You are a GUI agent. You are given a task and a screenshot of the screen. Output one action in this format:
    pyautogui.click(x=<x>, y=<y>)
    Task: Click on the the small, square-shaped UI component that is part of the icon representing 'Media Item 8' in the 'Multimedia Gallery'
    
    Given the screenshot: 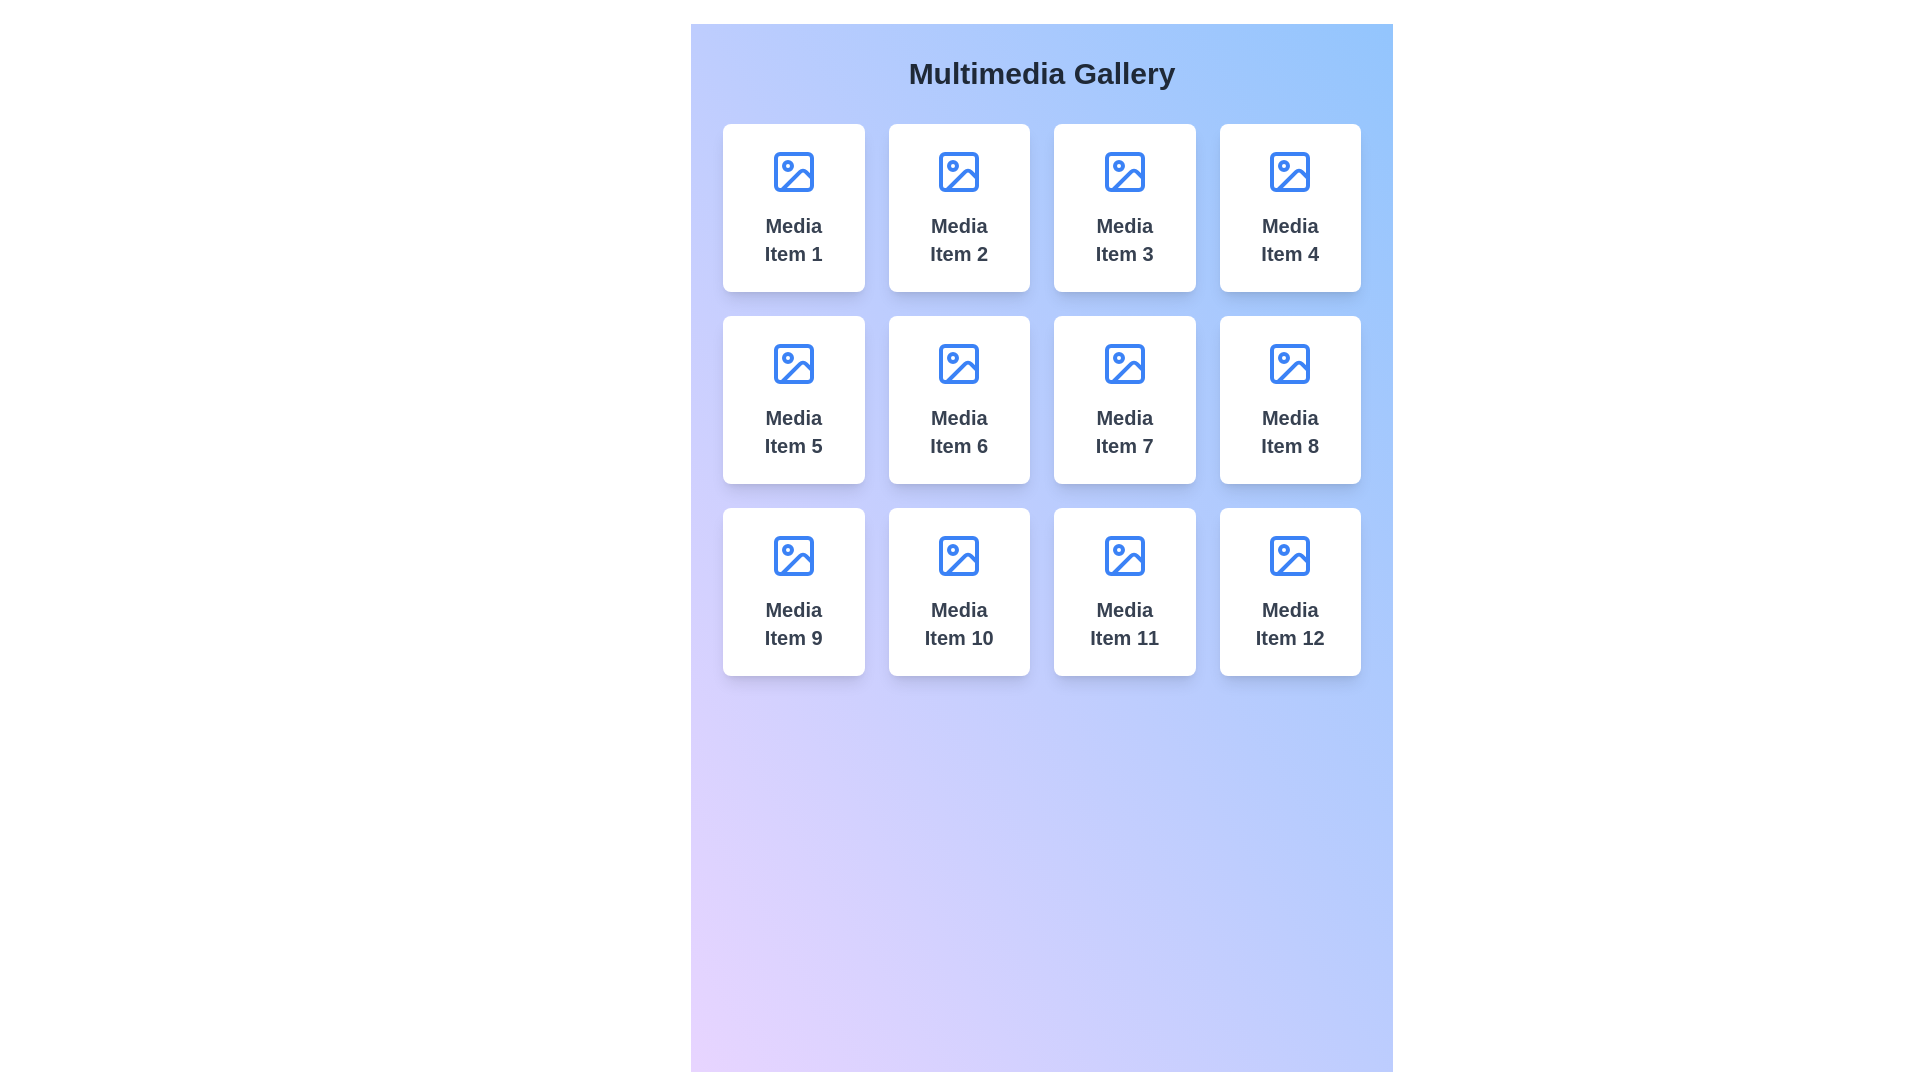 What is the action you would take?
    pyautogui.click(x=1290, y=363)
    